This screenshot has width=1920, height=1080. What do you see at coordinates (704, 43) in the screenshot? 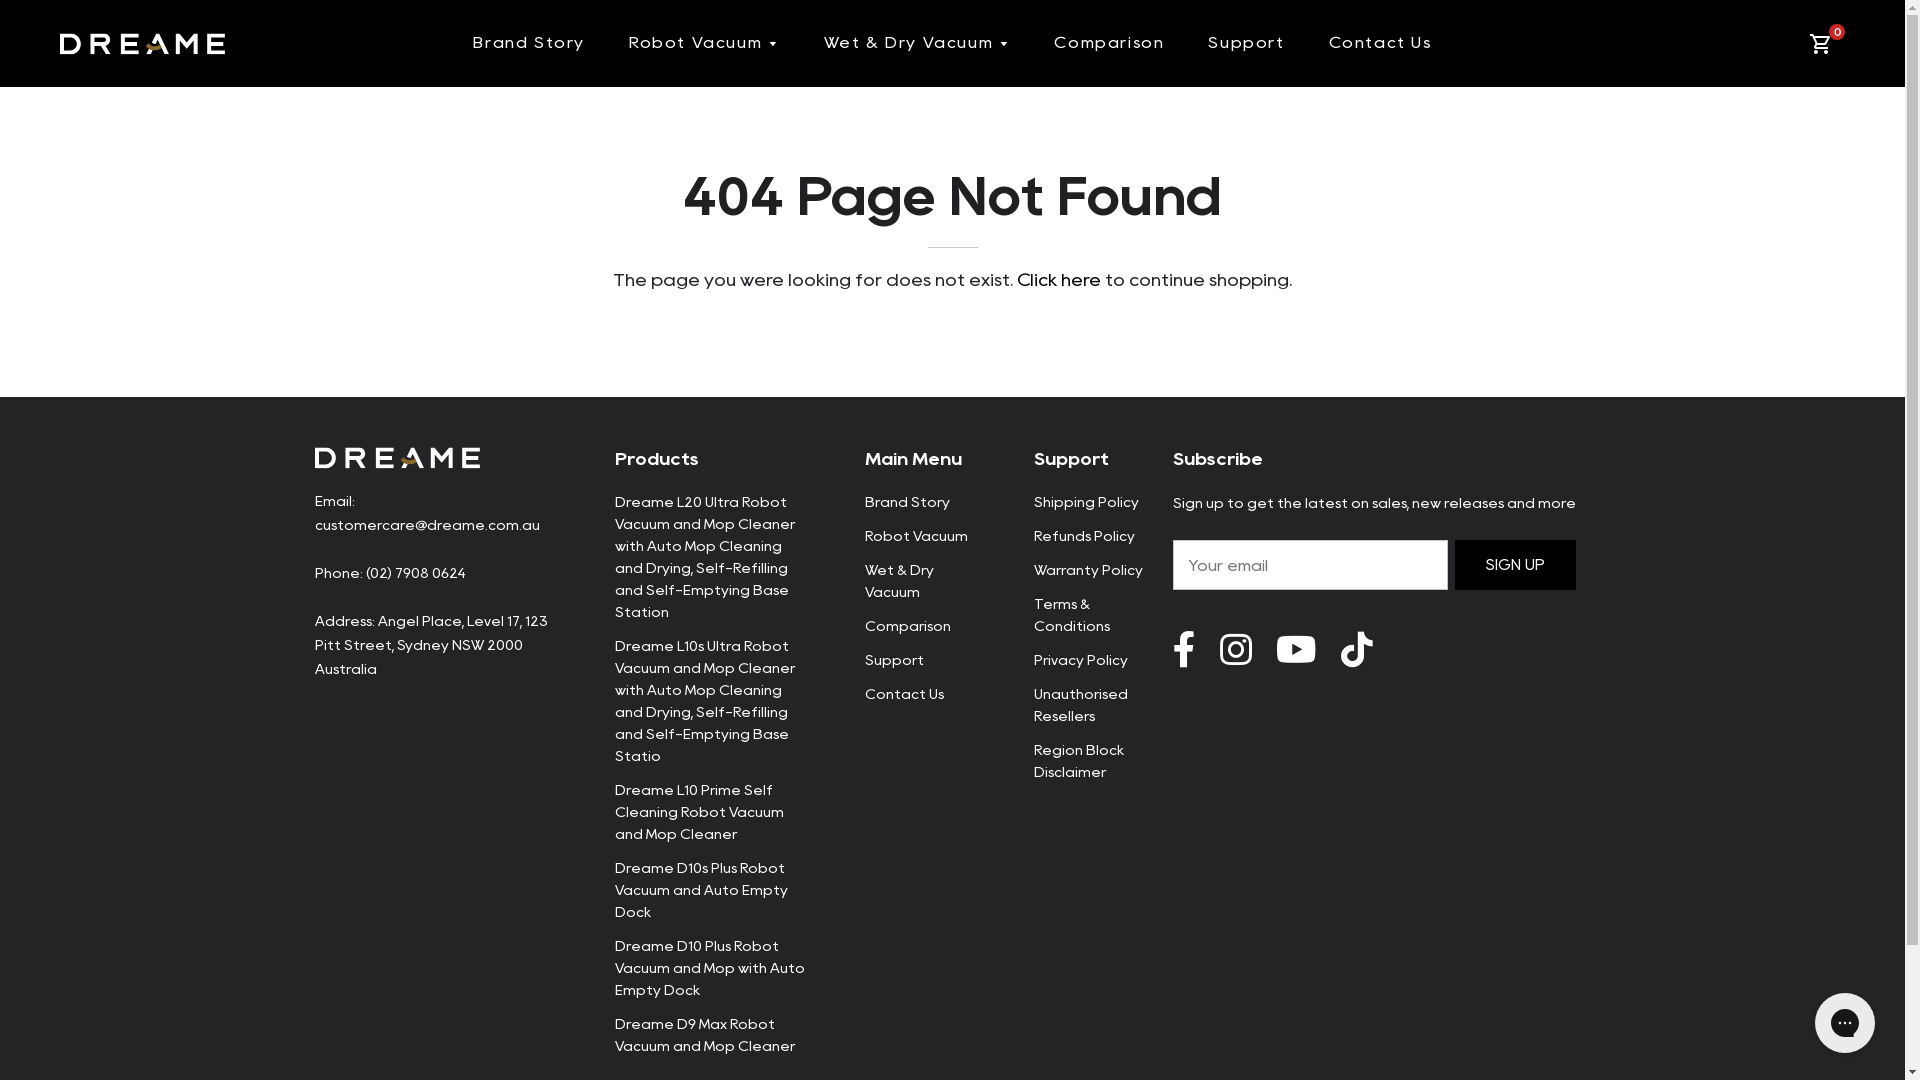
I see `'Robot Vacuum'` at bounding box center [704, 43].